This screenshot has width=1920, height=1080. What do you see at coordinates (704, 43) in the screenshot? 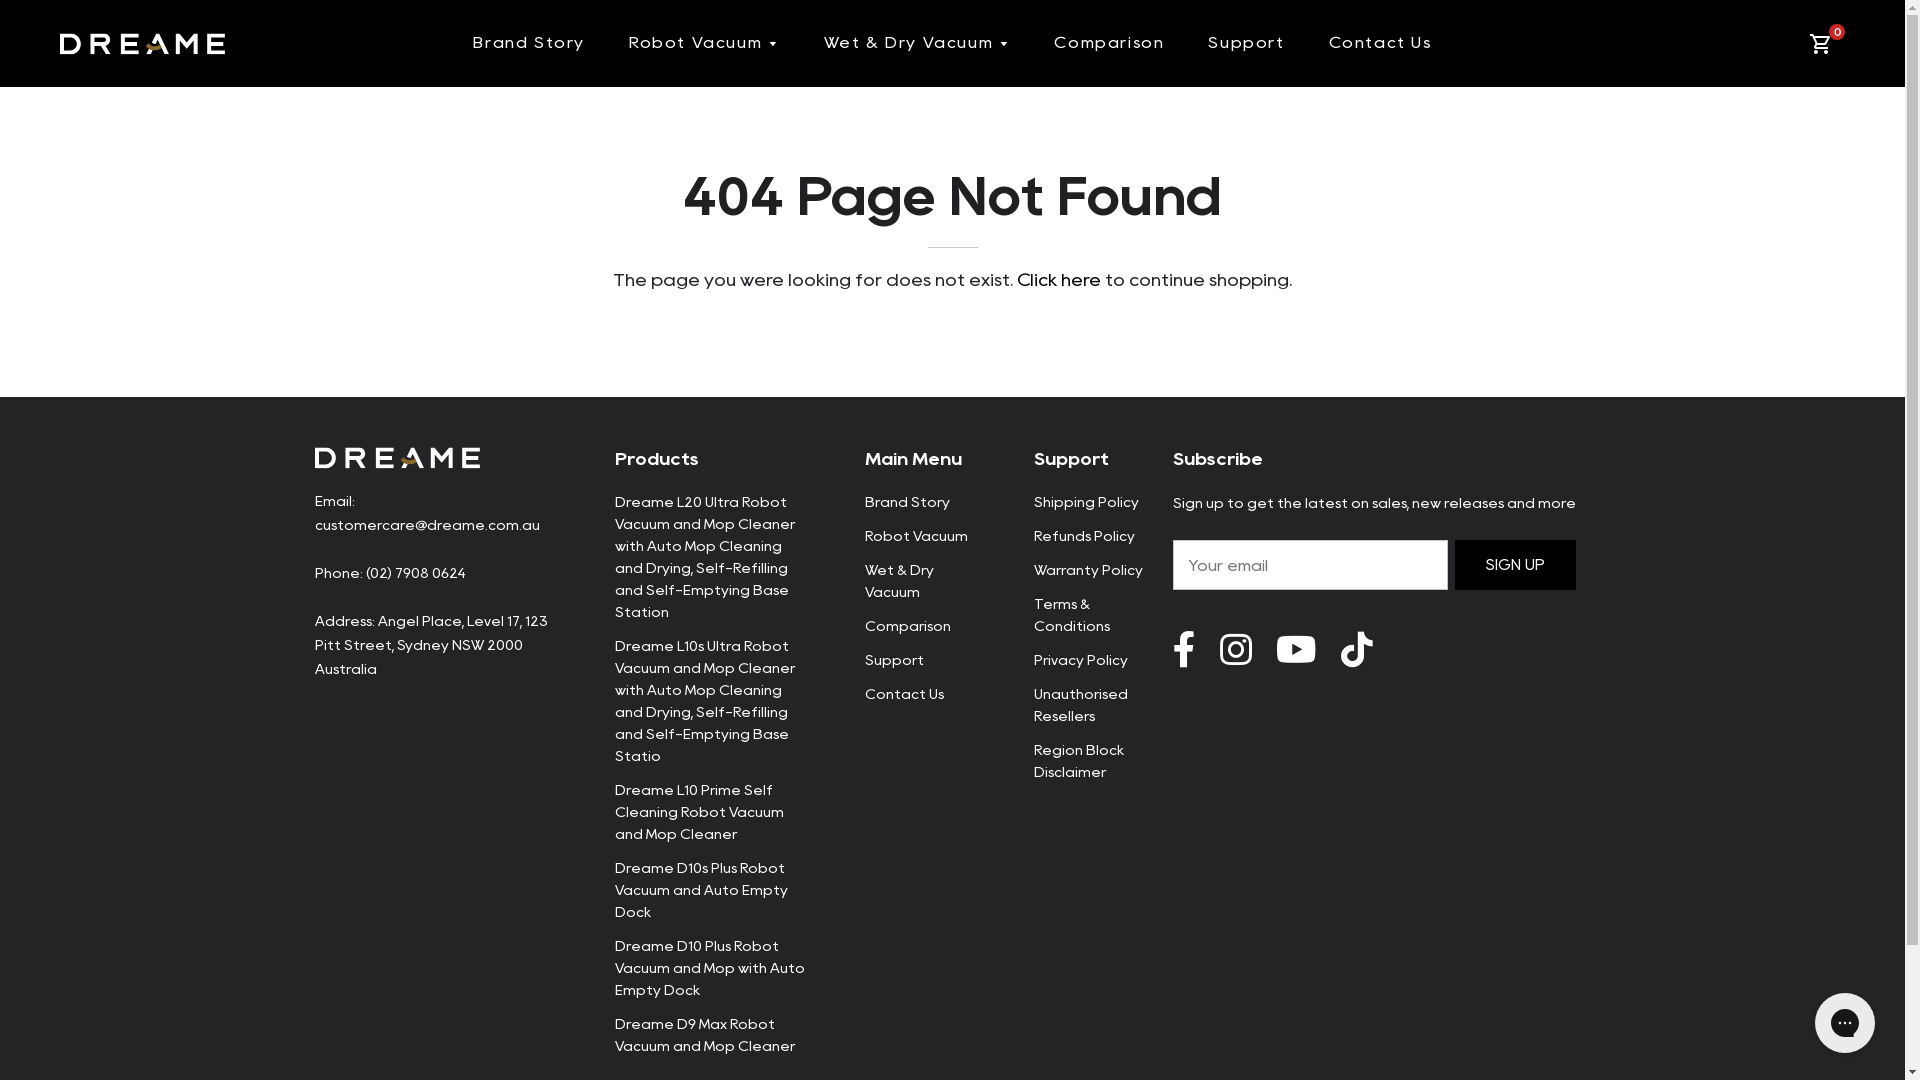
I see `'Robot Vacuum'` at bounding box center [704, 43].